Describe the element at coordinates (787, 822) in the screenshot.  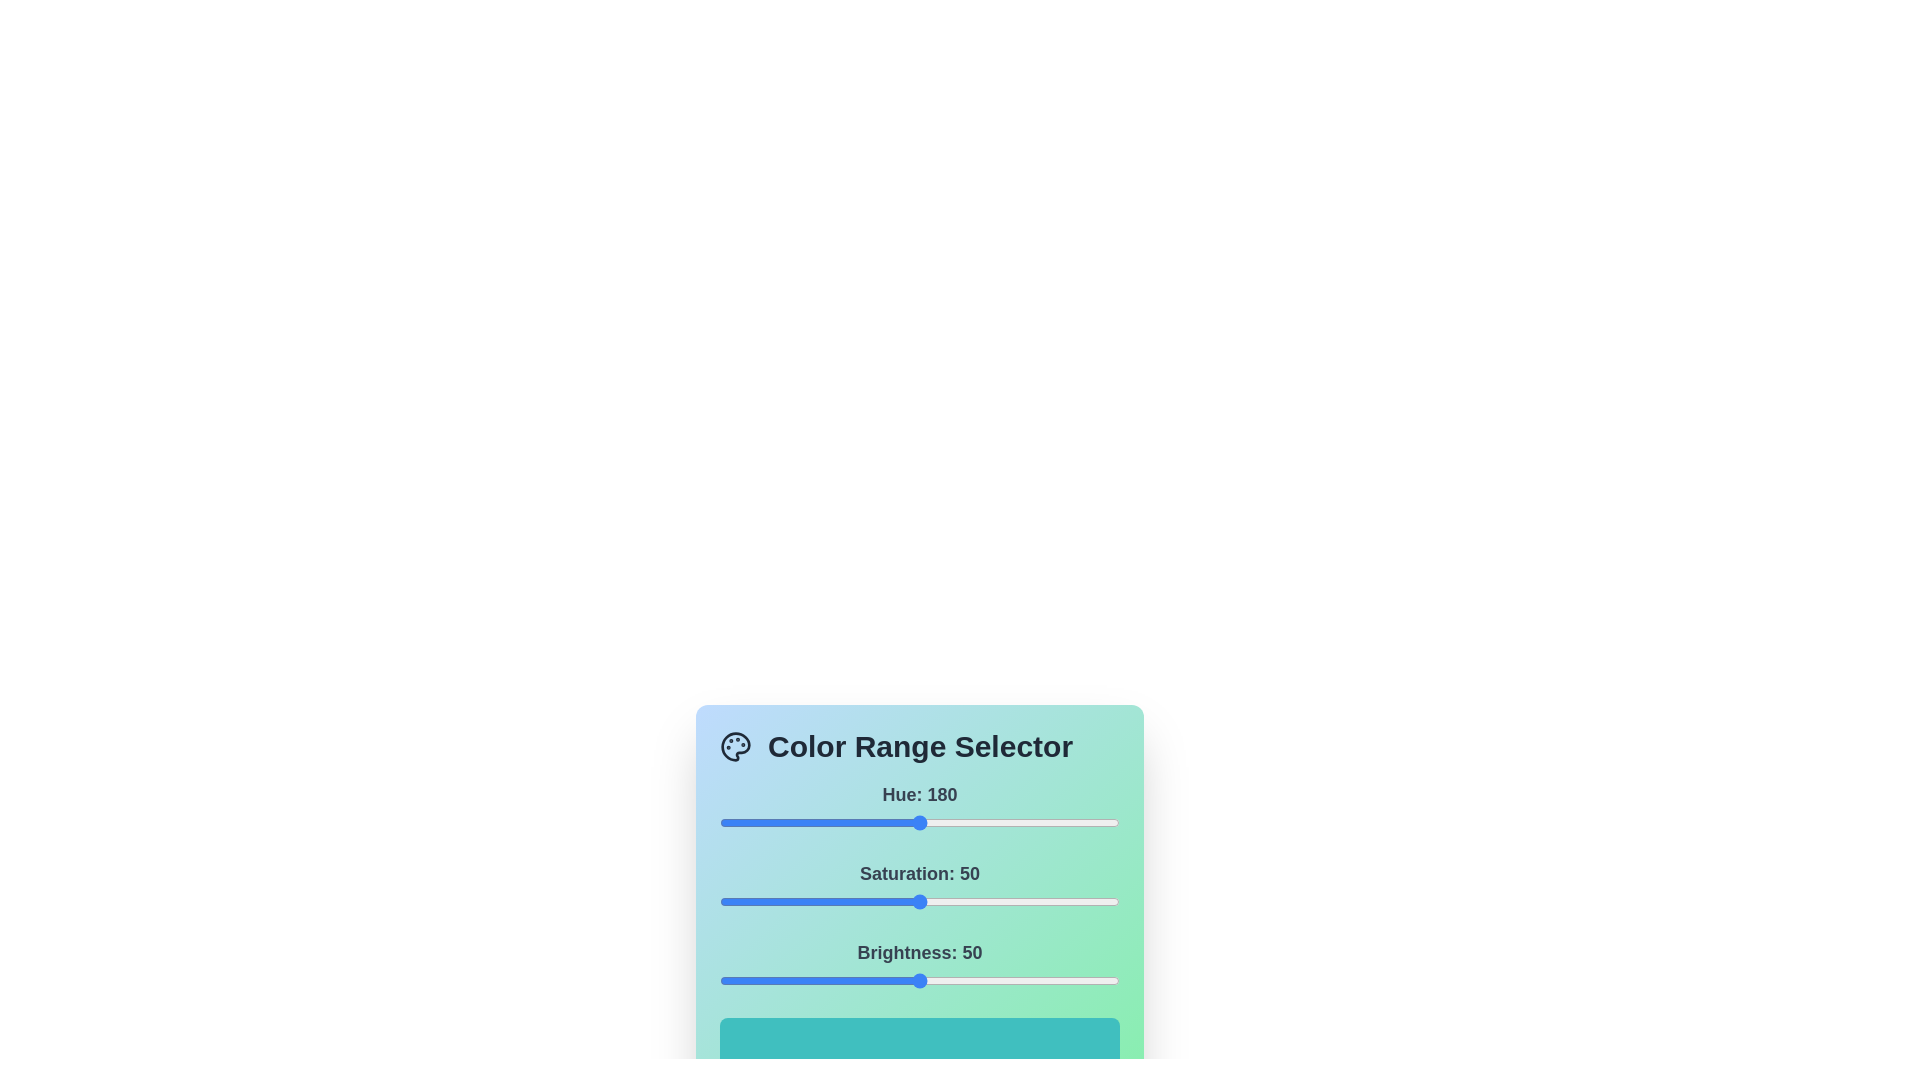
I see `the 0 slider to 62` at that location.